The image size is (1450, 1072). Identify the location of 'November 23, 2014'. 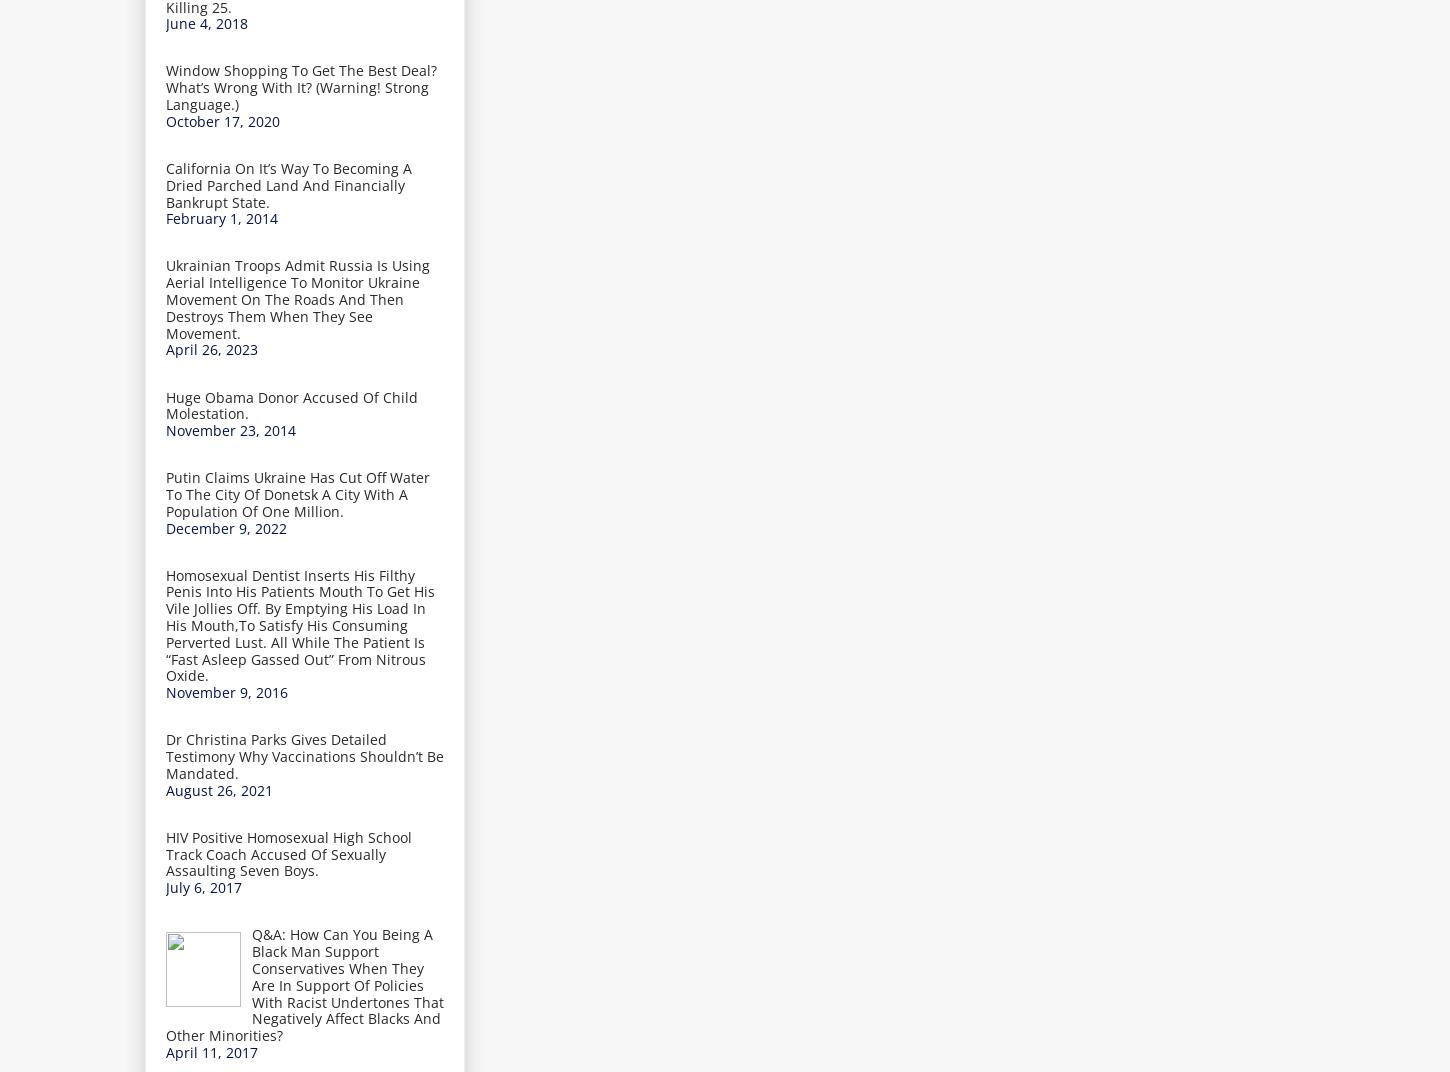
(229, 429).